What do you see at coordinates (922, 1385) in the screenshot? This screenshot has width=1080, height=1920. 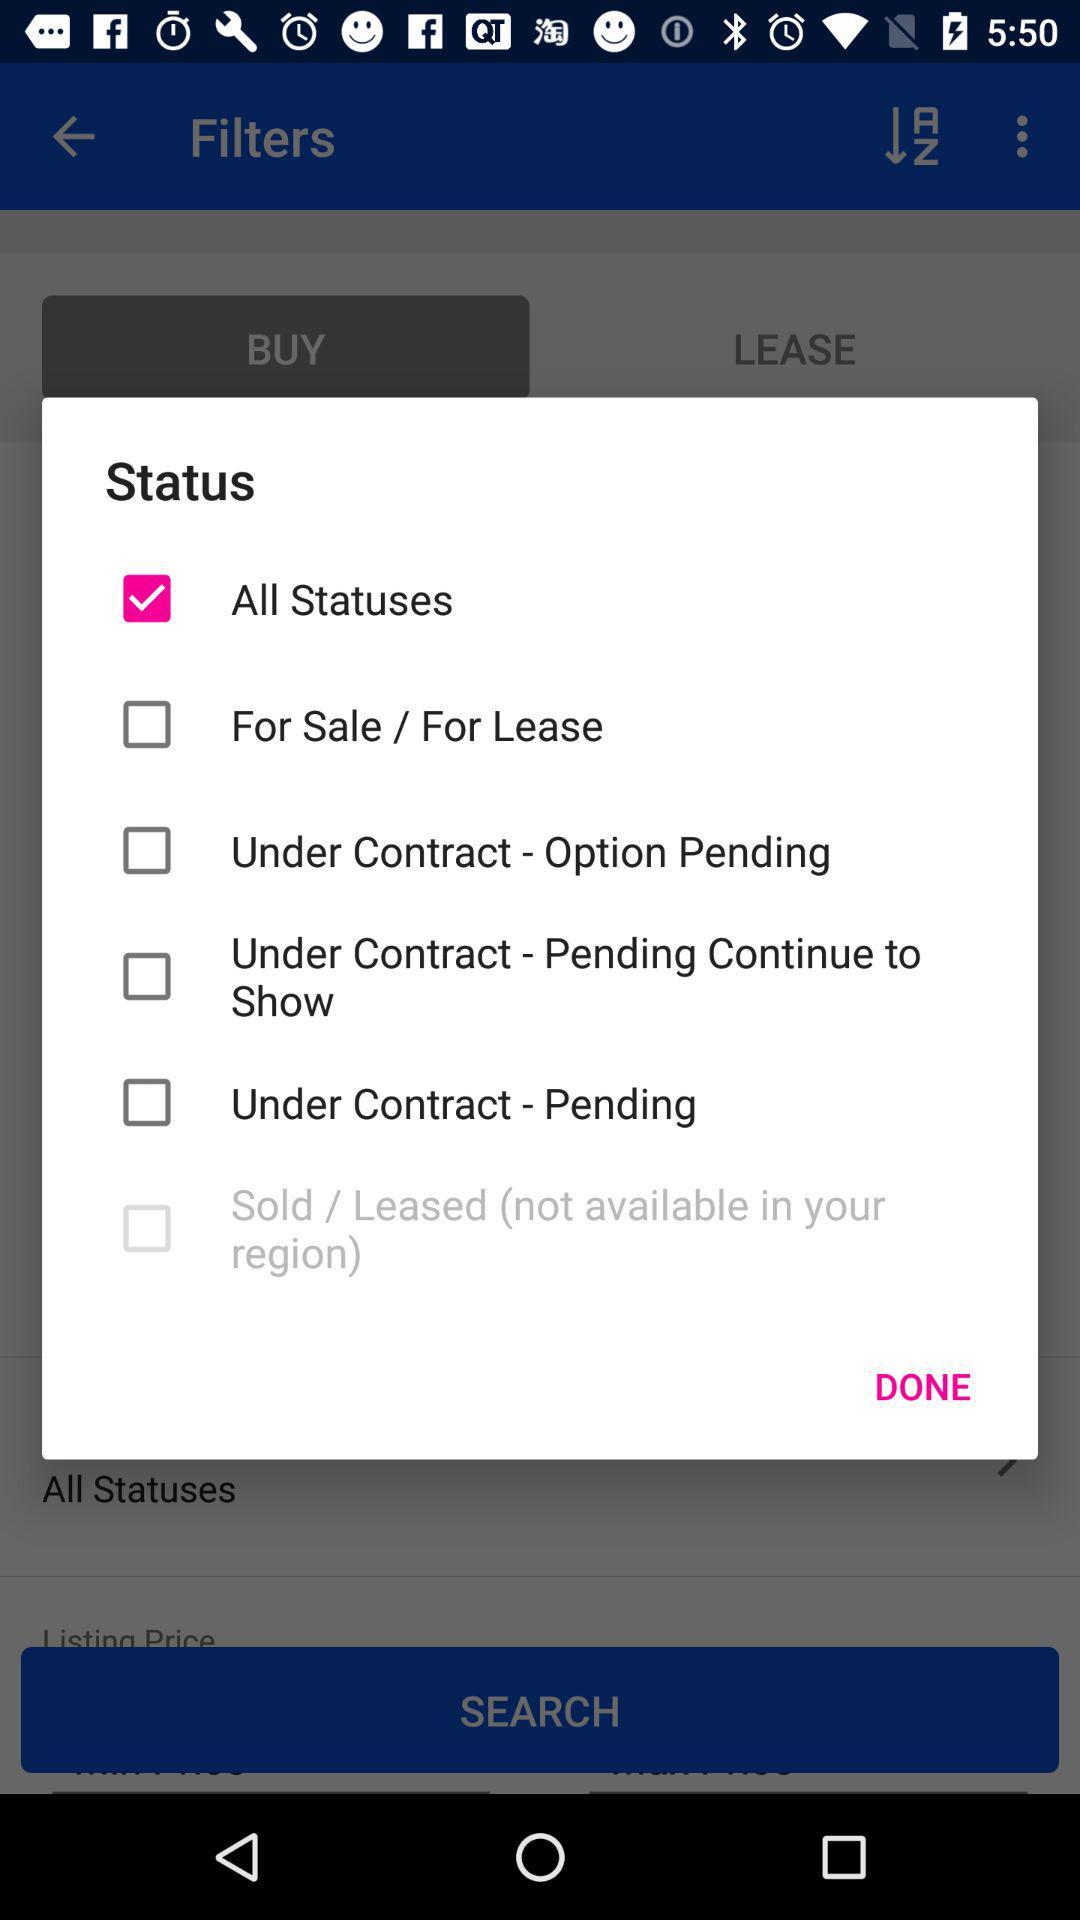 I see `done at the bottom right corner` at bounding box center [922, 1385].